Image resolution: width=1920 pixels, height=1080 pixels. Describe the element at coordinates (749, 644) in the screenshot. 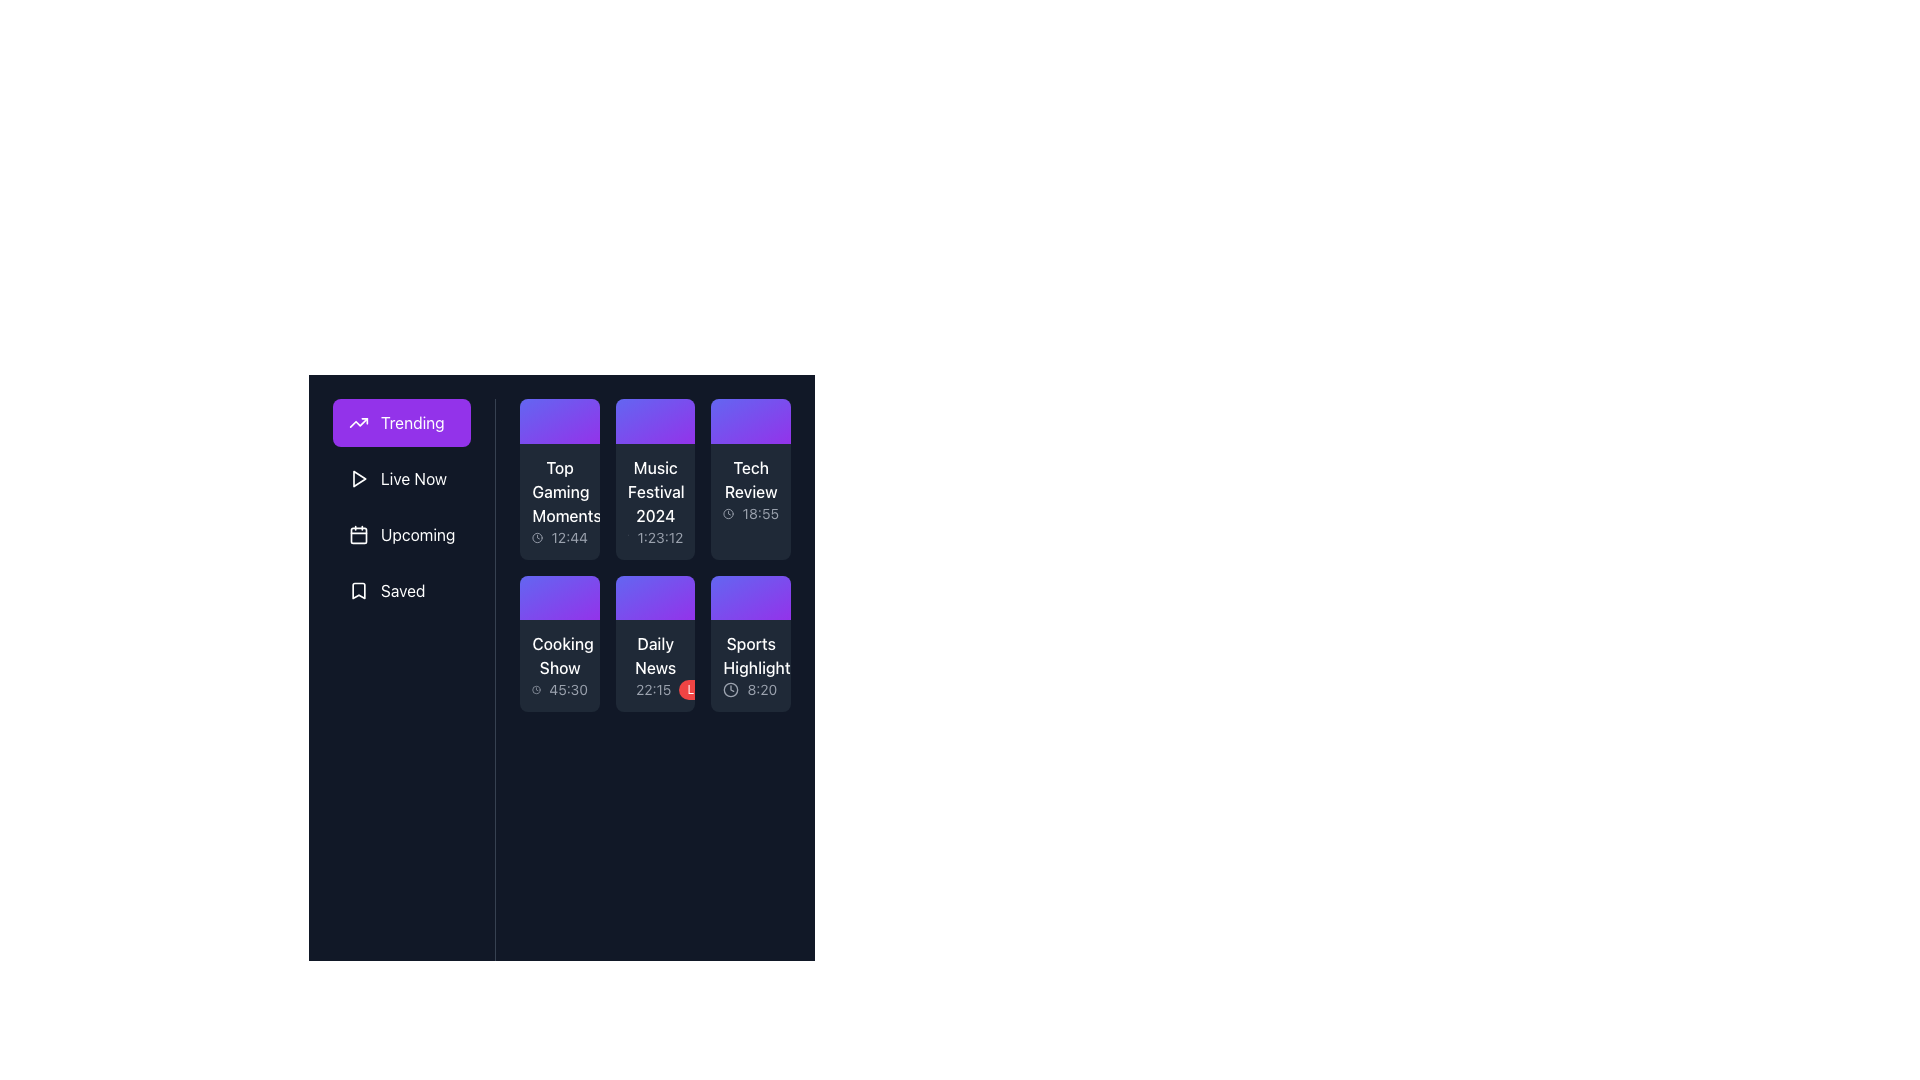

I see `the 'Sports Highlights' thumbnail tile` at that location.